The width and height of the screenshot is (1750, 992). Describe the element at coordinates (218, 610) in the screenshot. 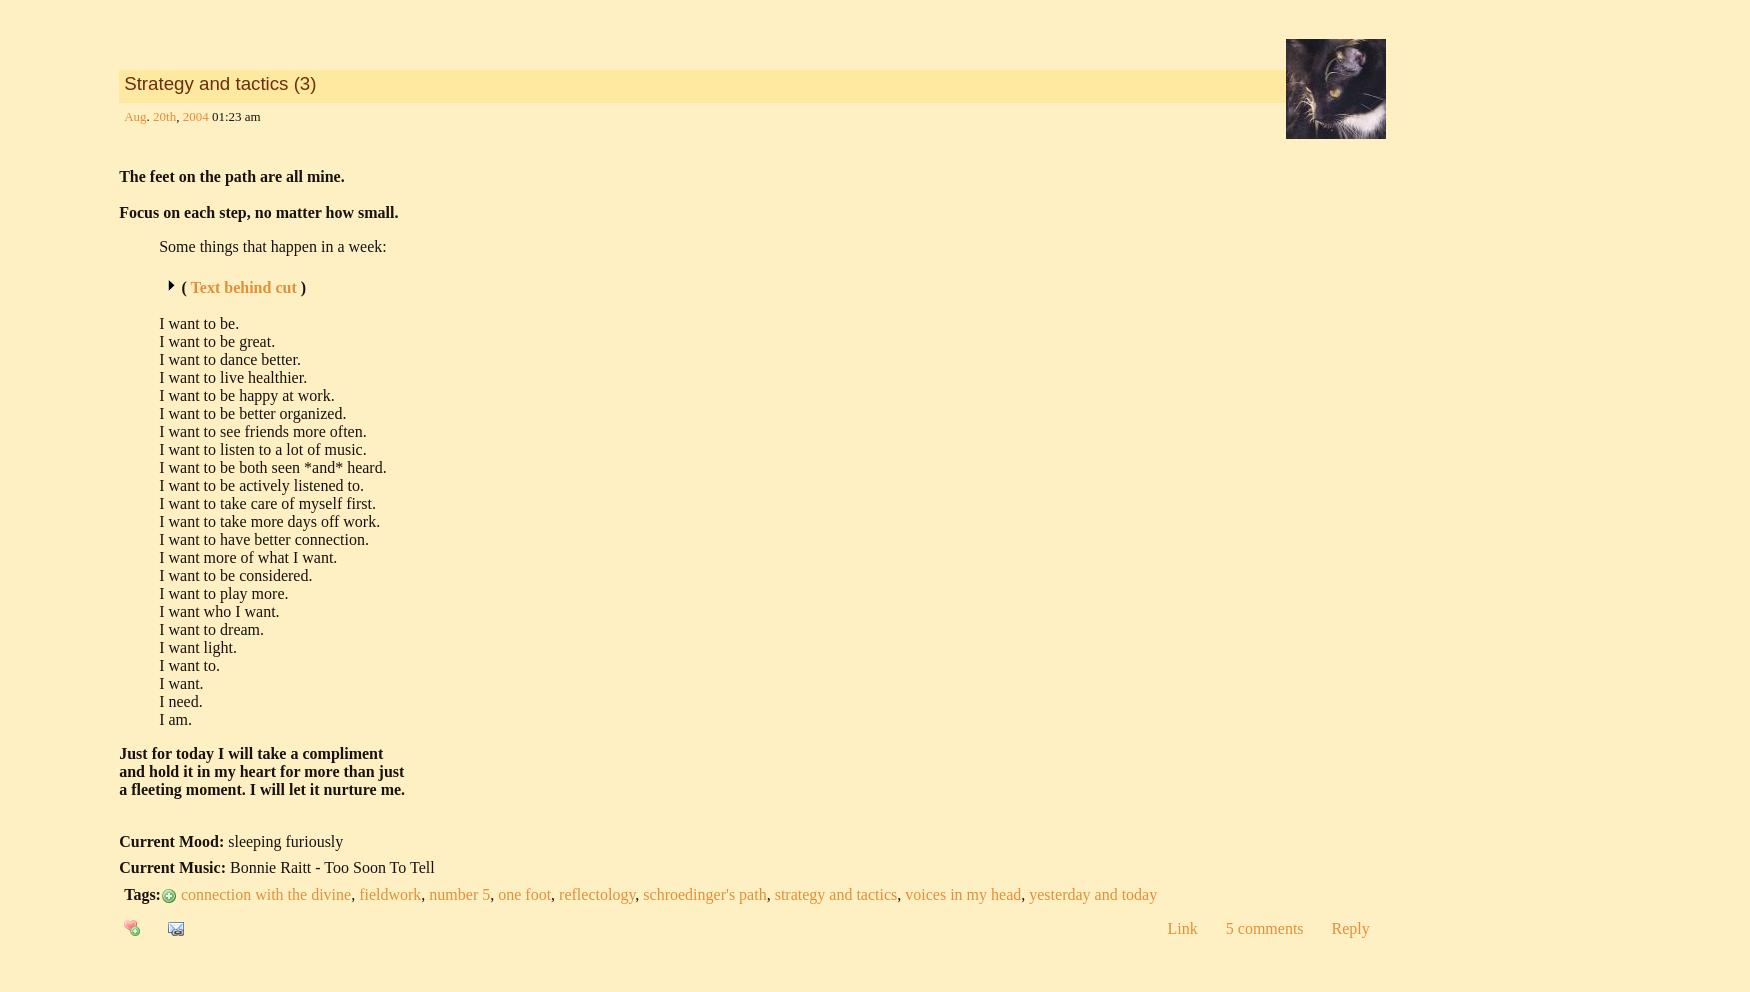

I see `'I want who I want.'` at that location.